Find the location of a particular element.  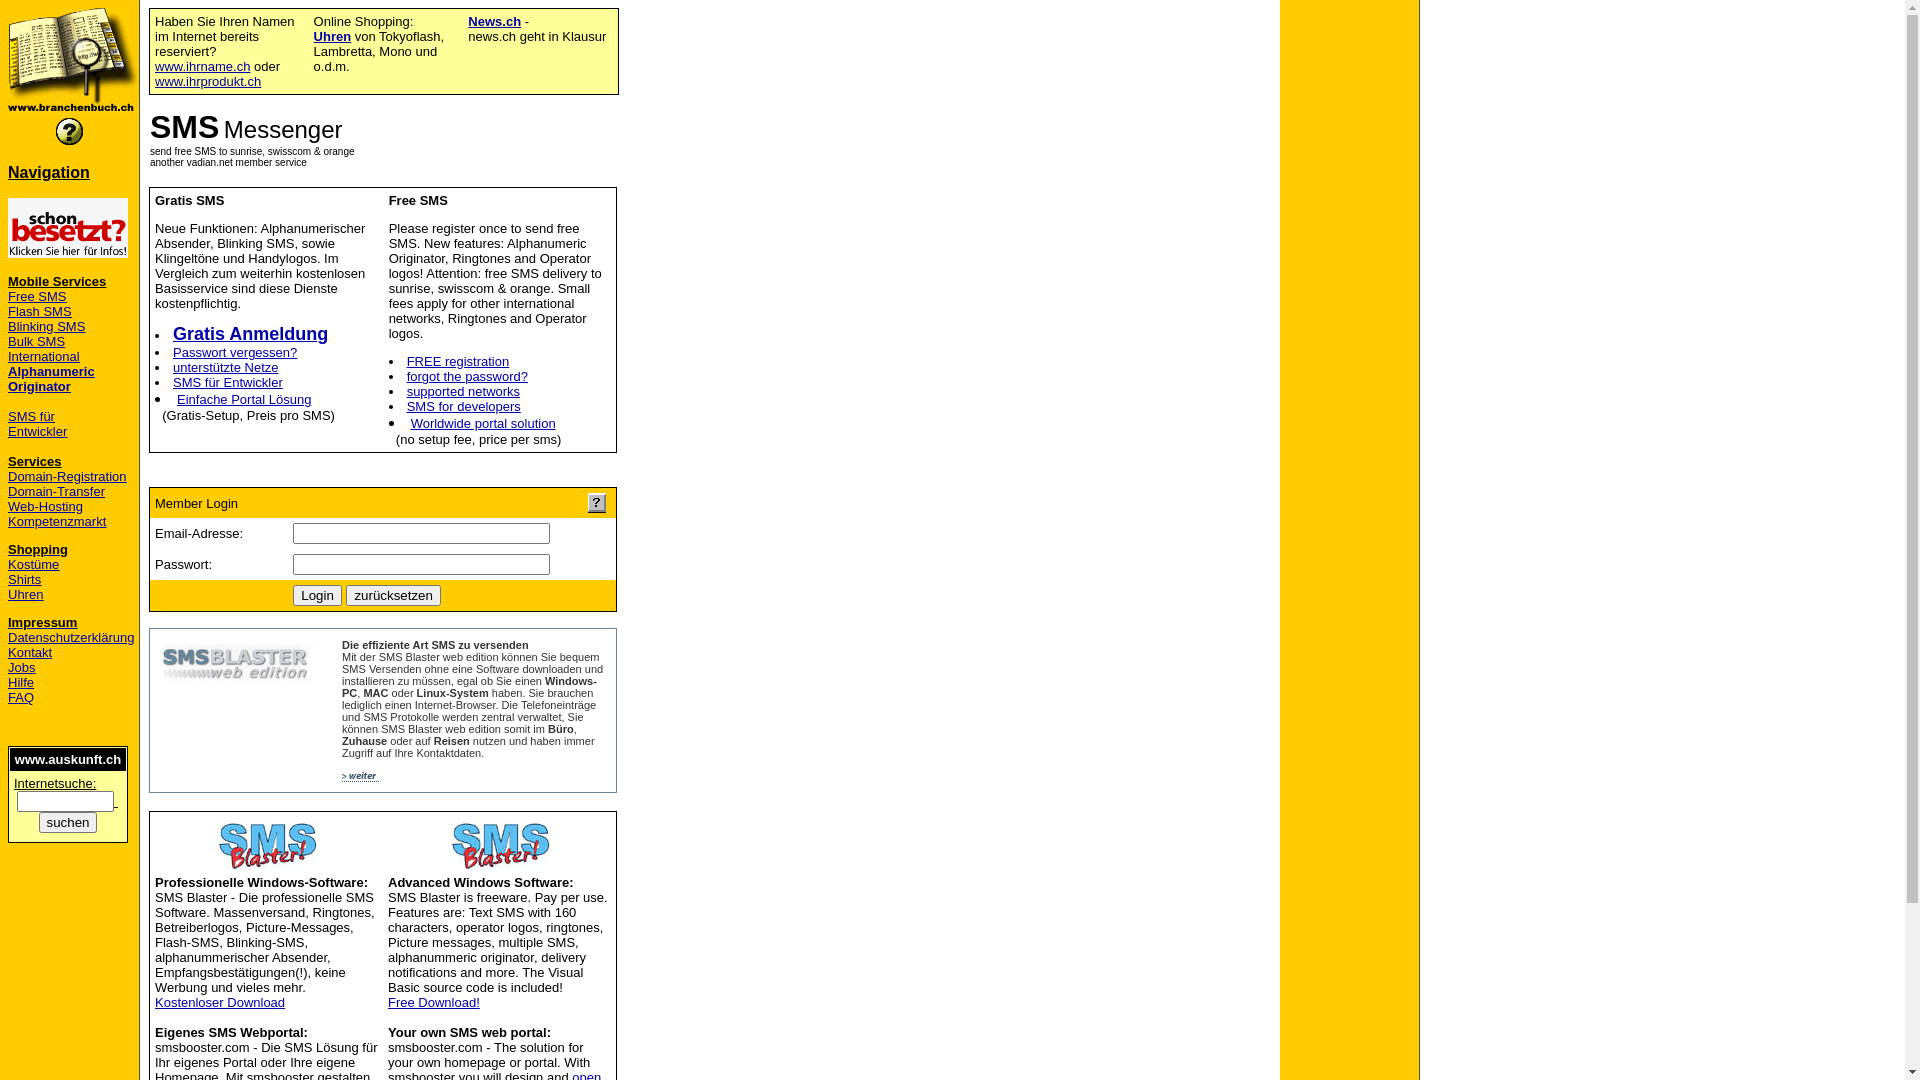

'supported networks' is located at coordinates (462, 391).